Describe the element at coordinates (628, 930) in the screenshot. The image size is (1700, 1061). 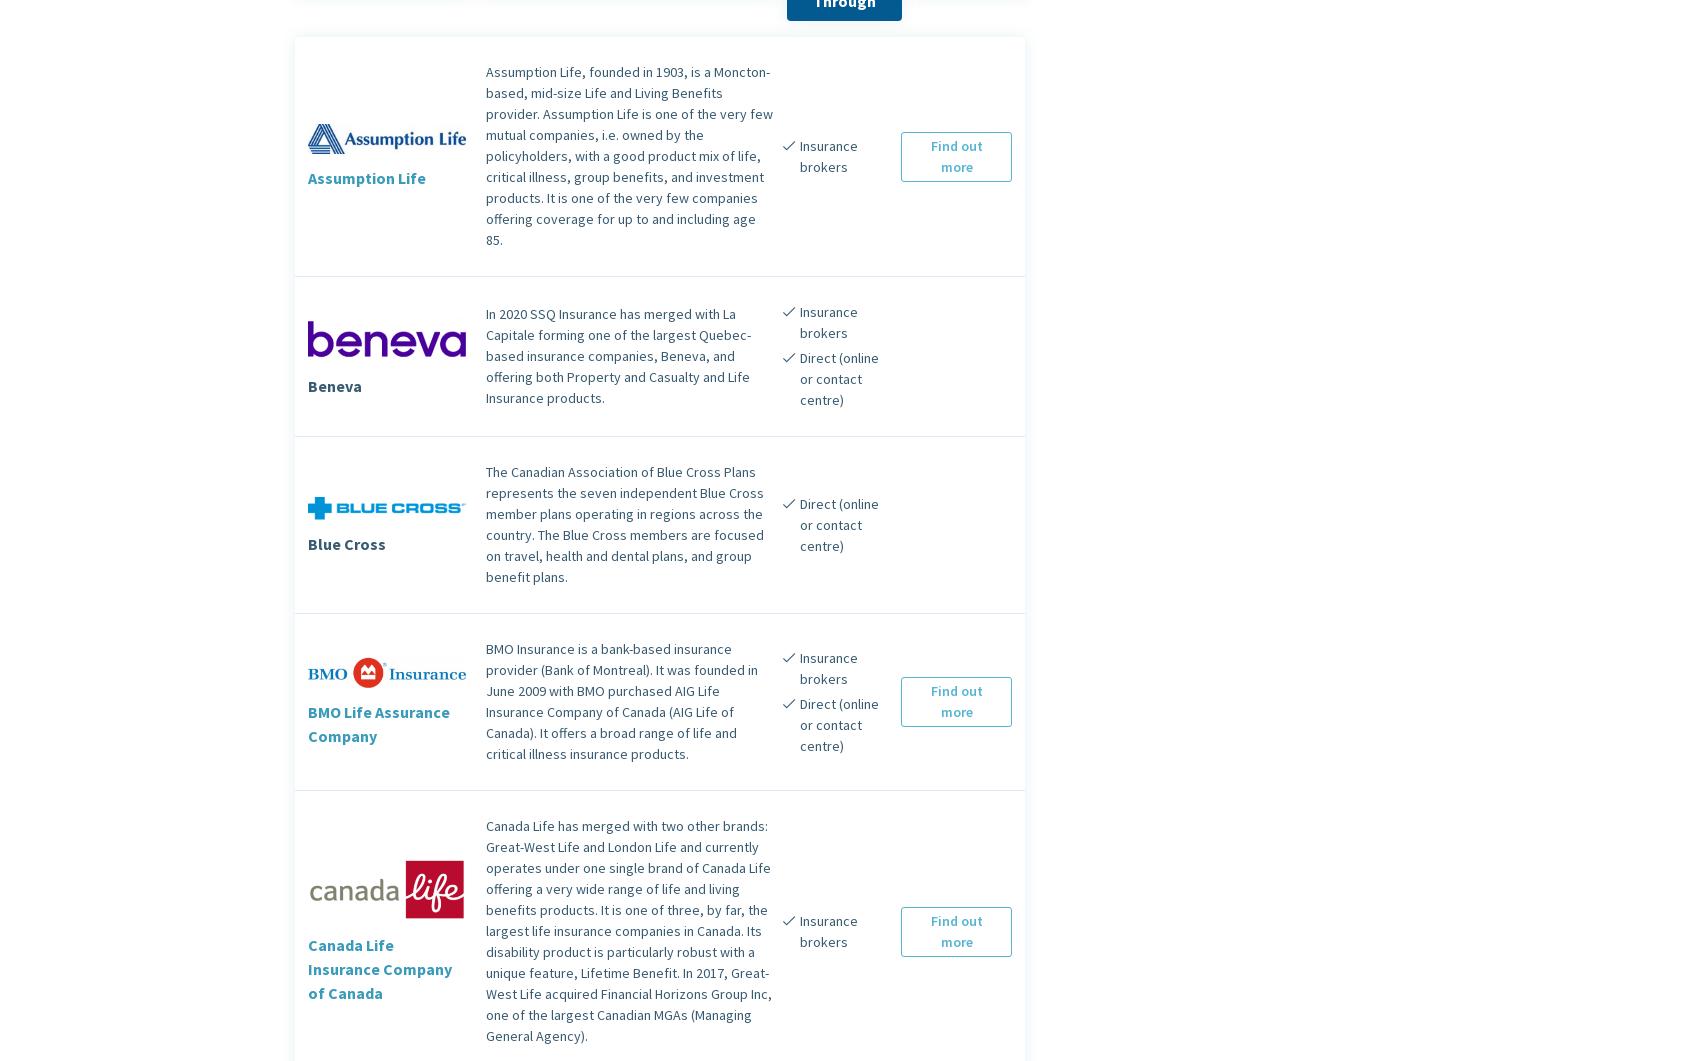
I see `'Canada Life has merged with two other brands: Great-West Life and London Life and currently operates under one single brand of Canada Life offering a very wide range of life and living benefits products. It is one of three, by far, the largest life insurance companies in Canada. Its disability product is particularly robust with a unique feature, Lifetime Benefit. In 2017, Great-West Life acquired Financial Horizons Group Inc, one of the largest Canadian MGAs (Managing General Agency).'` at that location.